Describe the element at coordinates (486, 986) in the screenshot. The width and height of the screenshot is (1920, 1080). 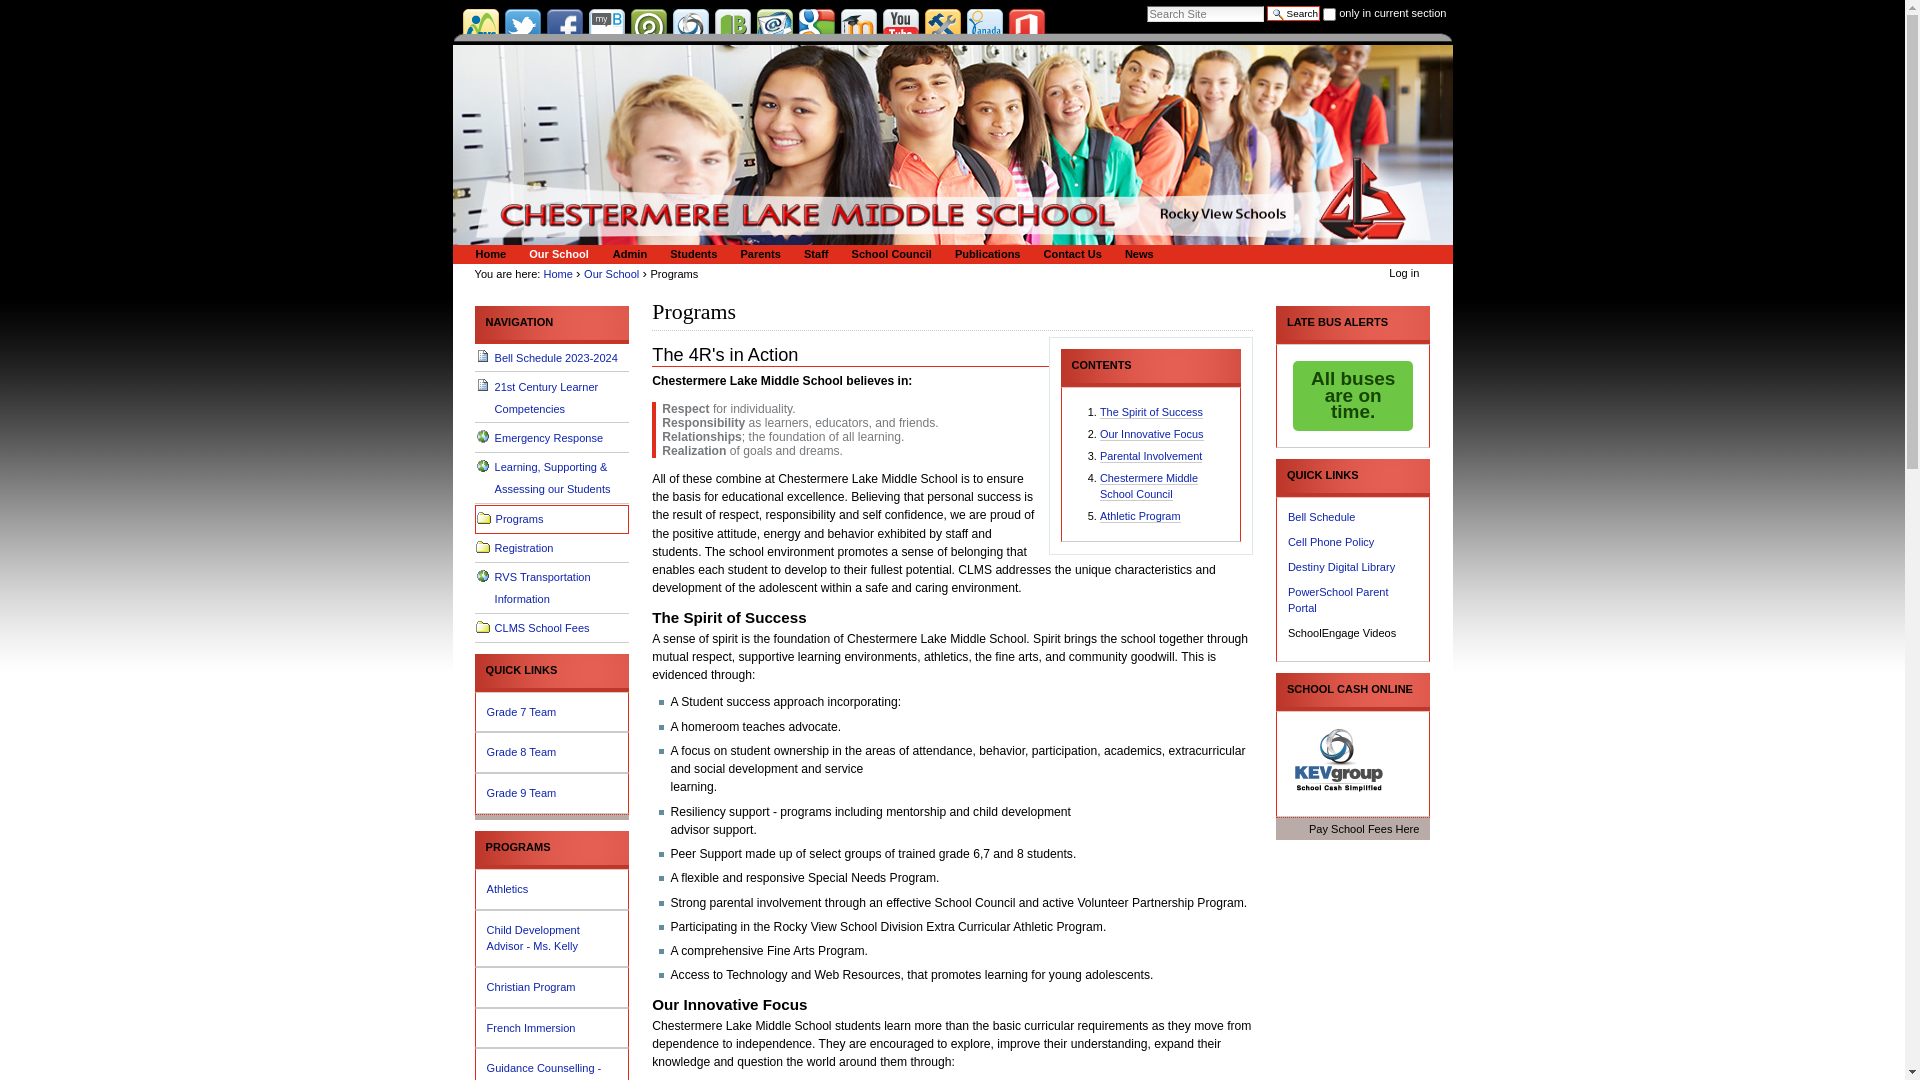
I see `'Christian Program'` at that location.